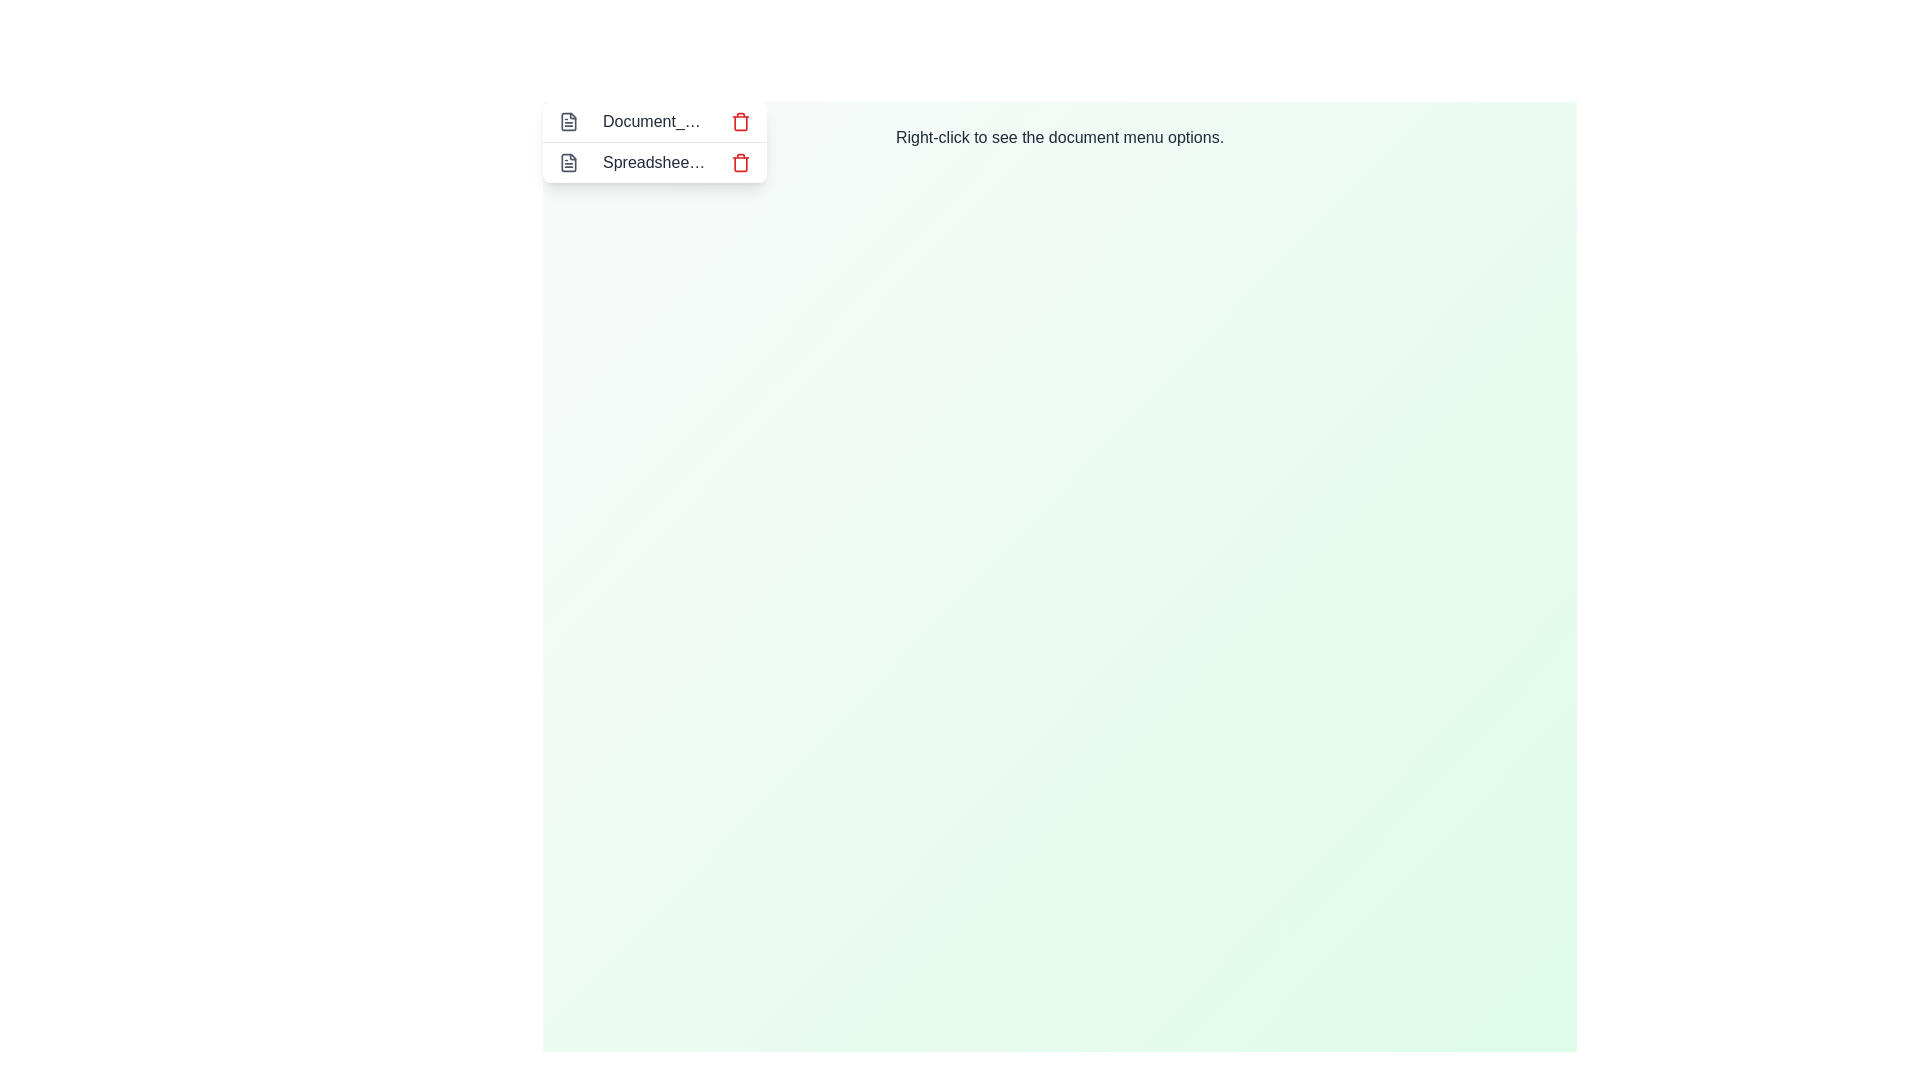  I want to click on the background to open the context menu, so click(767, 564).